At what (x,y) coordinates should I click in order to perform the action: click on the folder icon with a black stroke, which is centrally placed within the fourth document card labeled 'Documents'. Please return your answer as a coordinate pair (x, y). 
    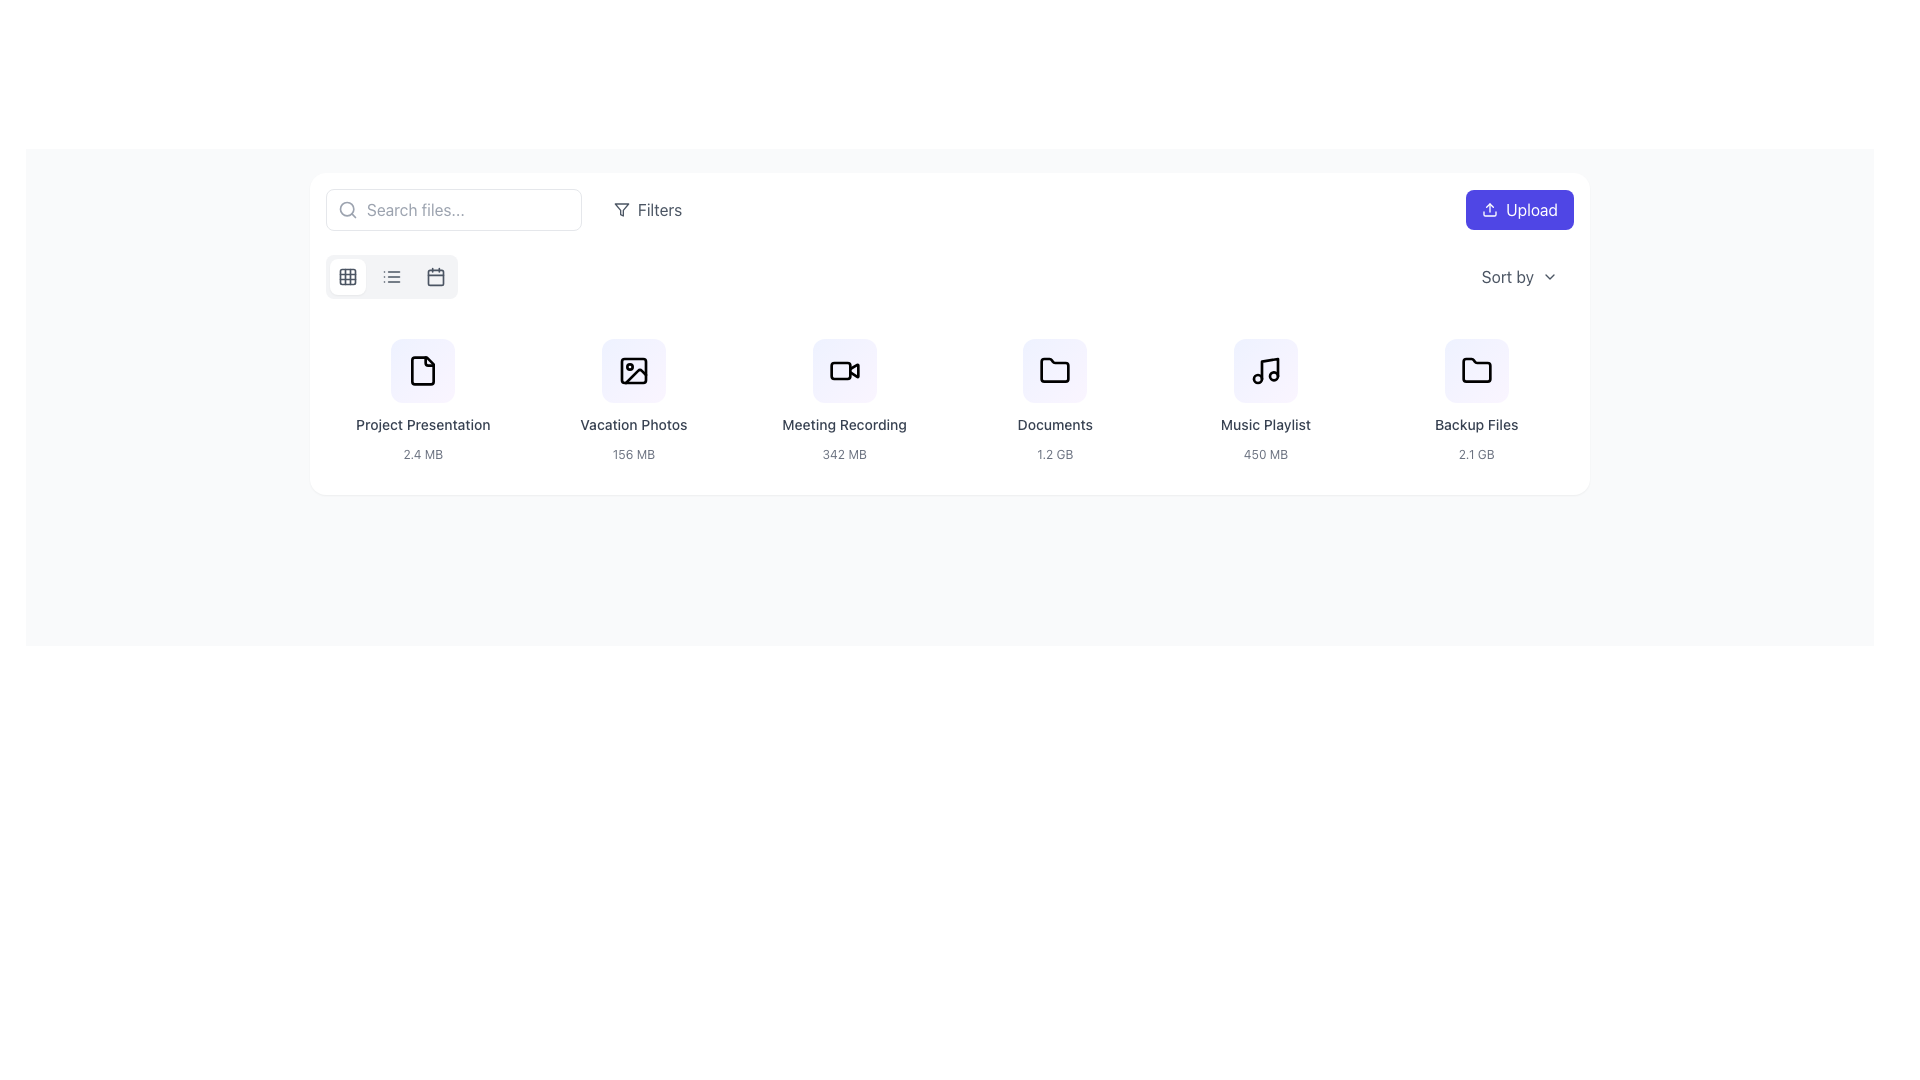
    Looking at the image, I should click on (1054, 370).